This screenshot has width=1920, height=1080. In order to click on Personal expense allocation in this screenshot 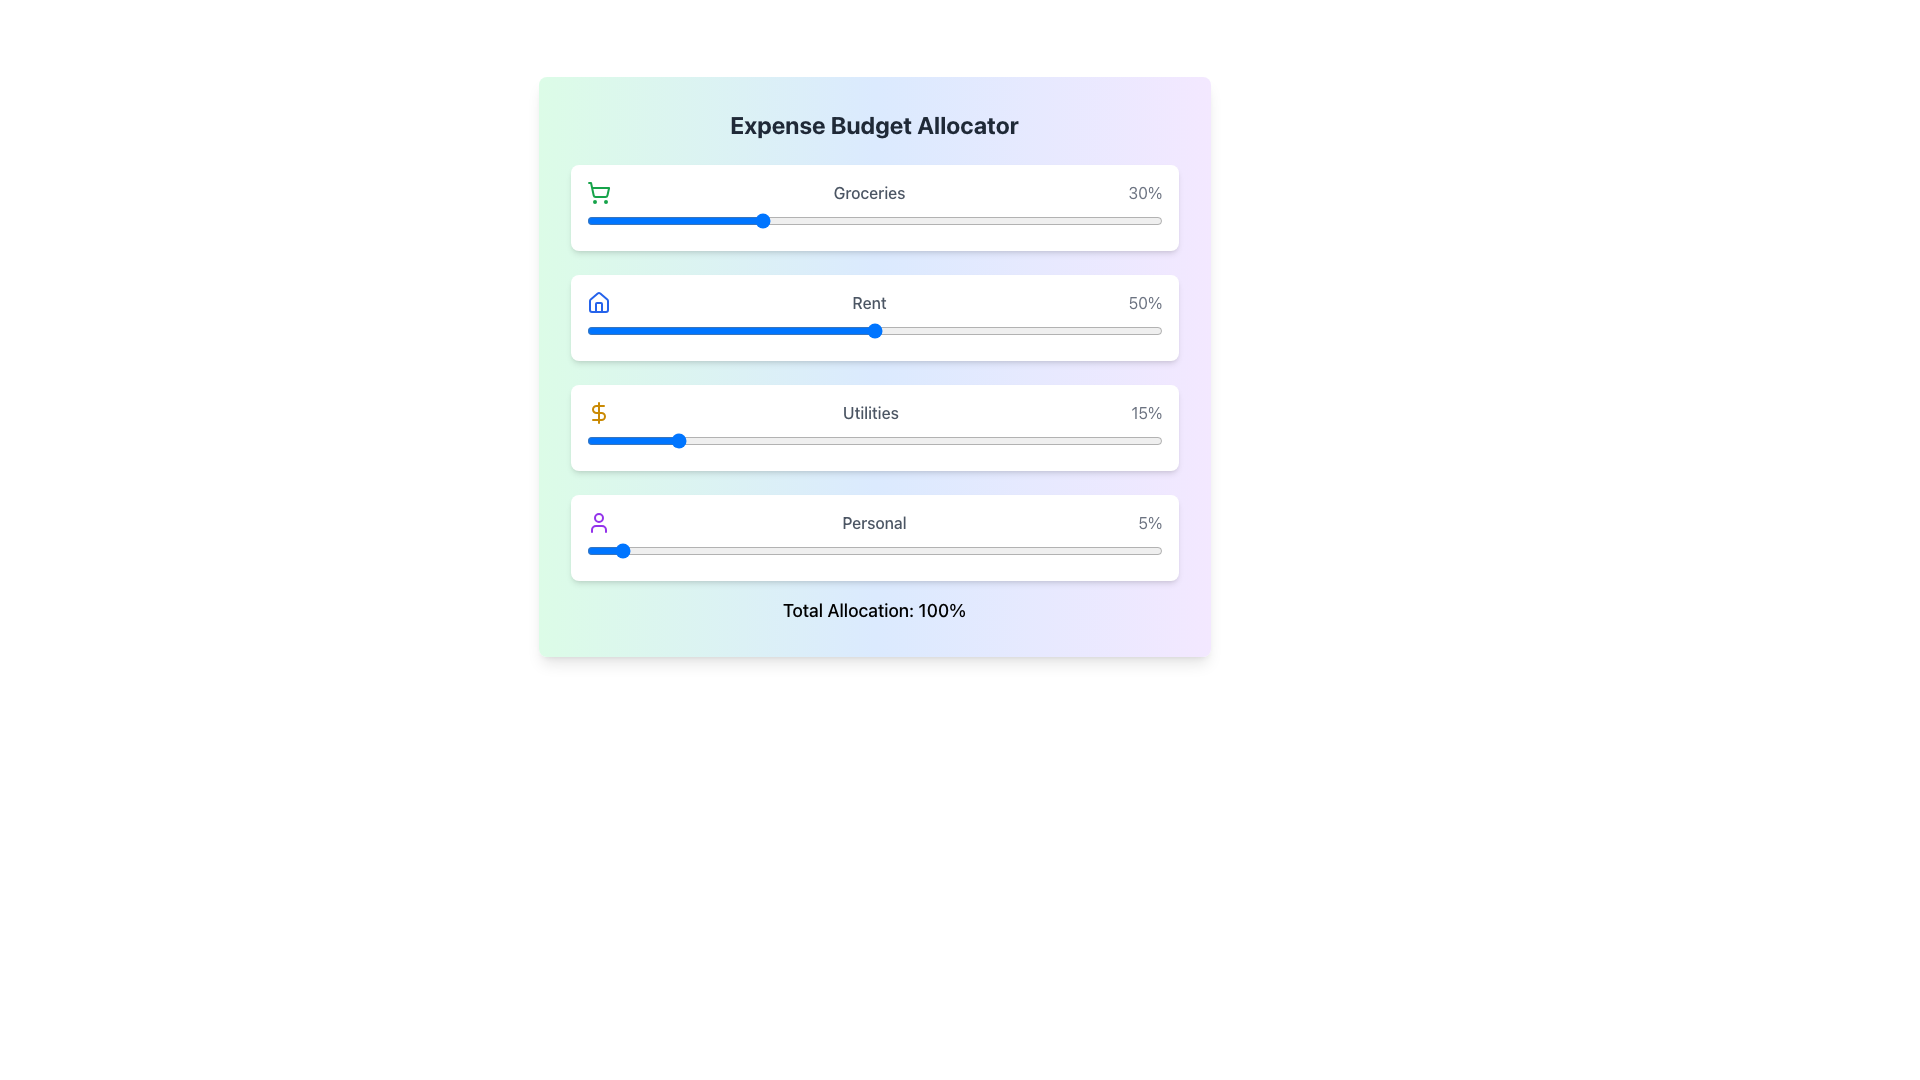, I will do `click(719, 551)`.